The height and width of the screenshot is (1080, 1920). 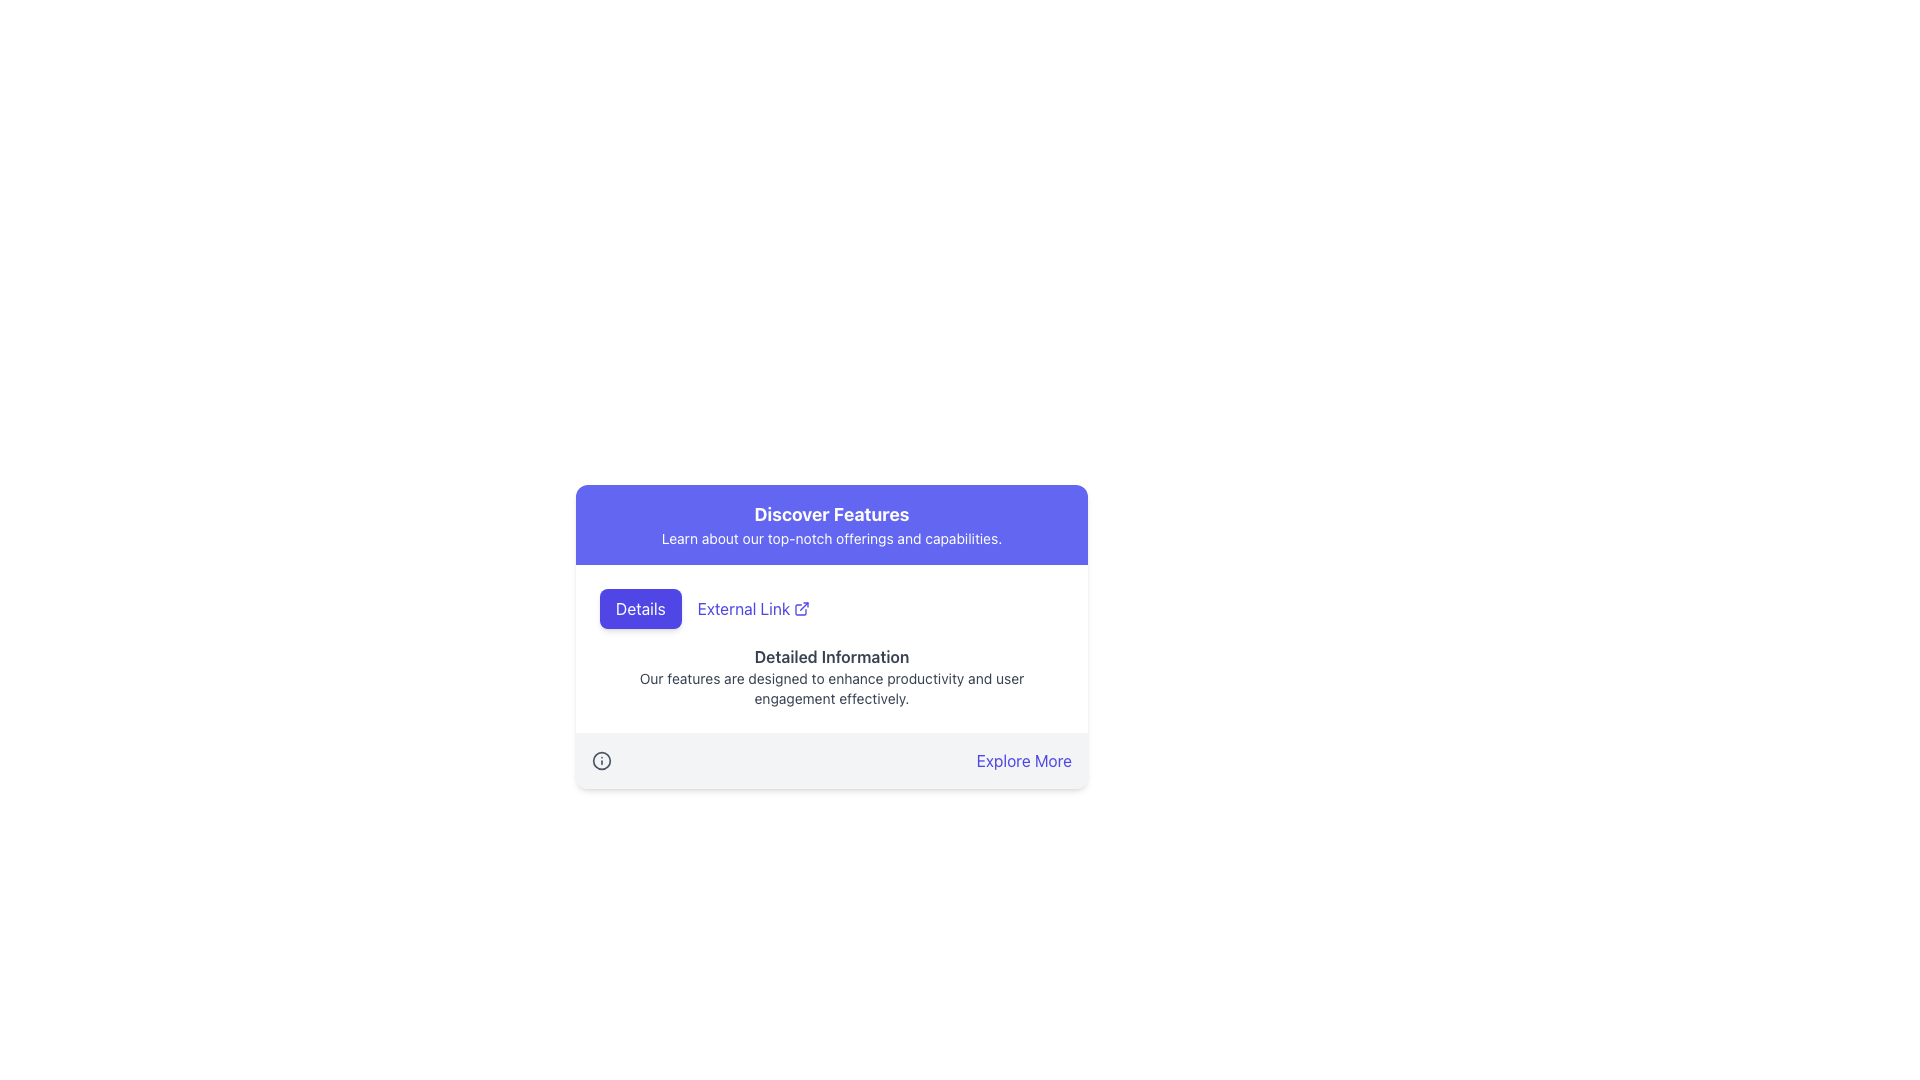 I want to click on the hyperlink styled with a blue, underlined font containing the text 'External Link' and an embedded icon, so click(x=752, y=608).